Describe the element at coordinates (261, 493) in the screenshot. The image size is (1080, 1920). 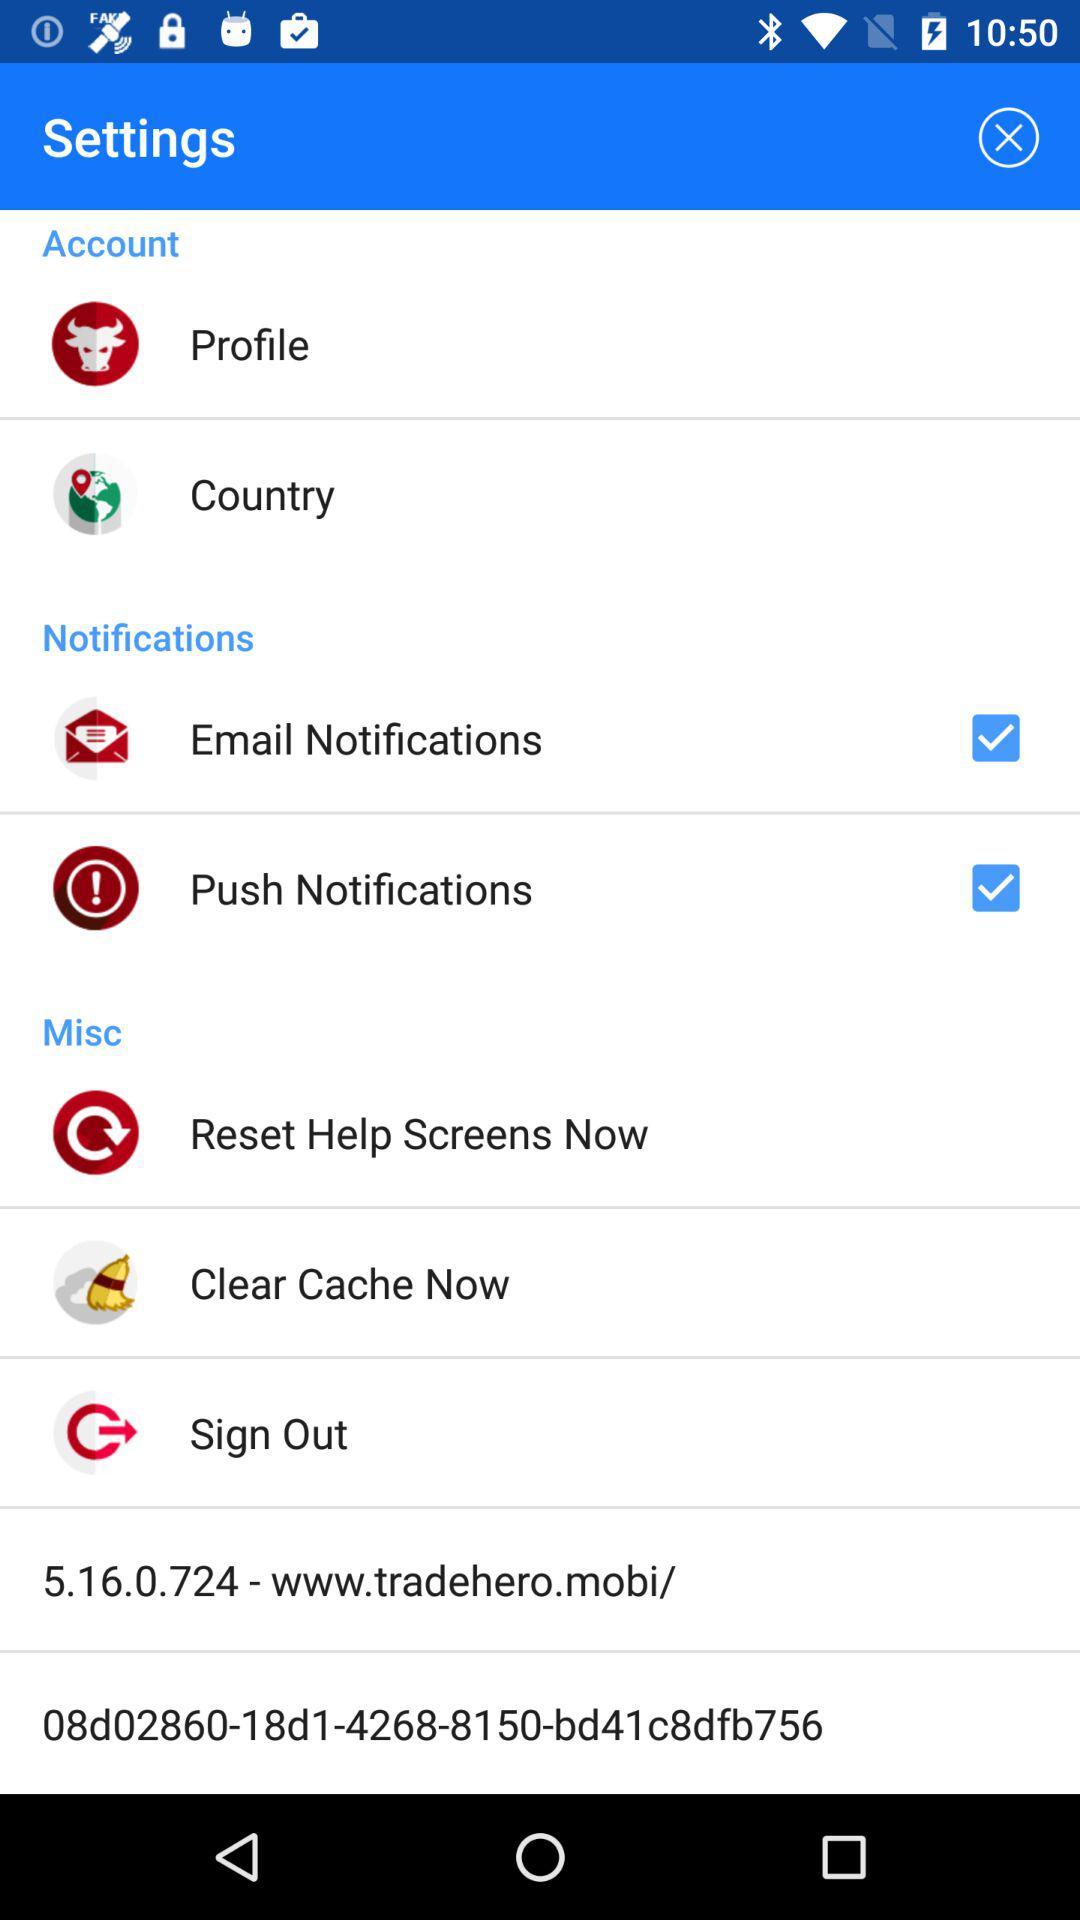
I see `icon below profile icon` at that location.